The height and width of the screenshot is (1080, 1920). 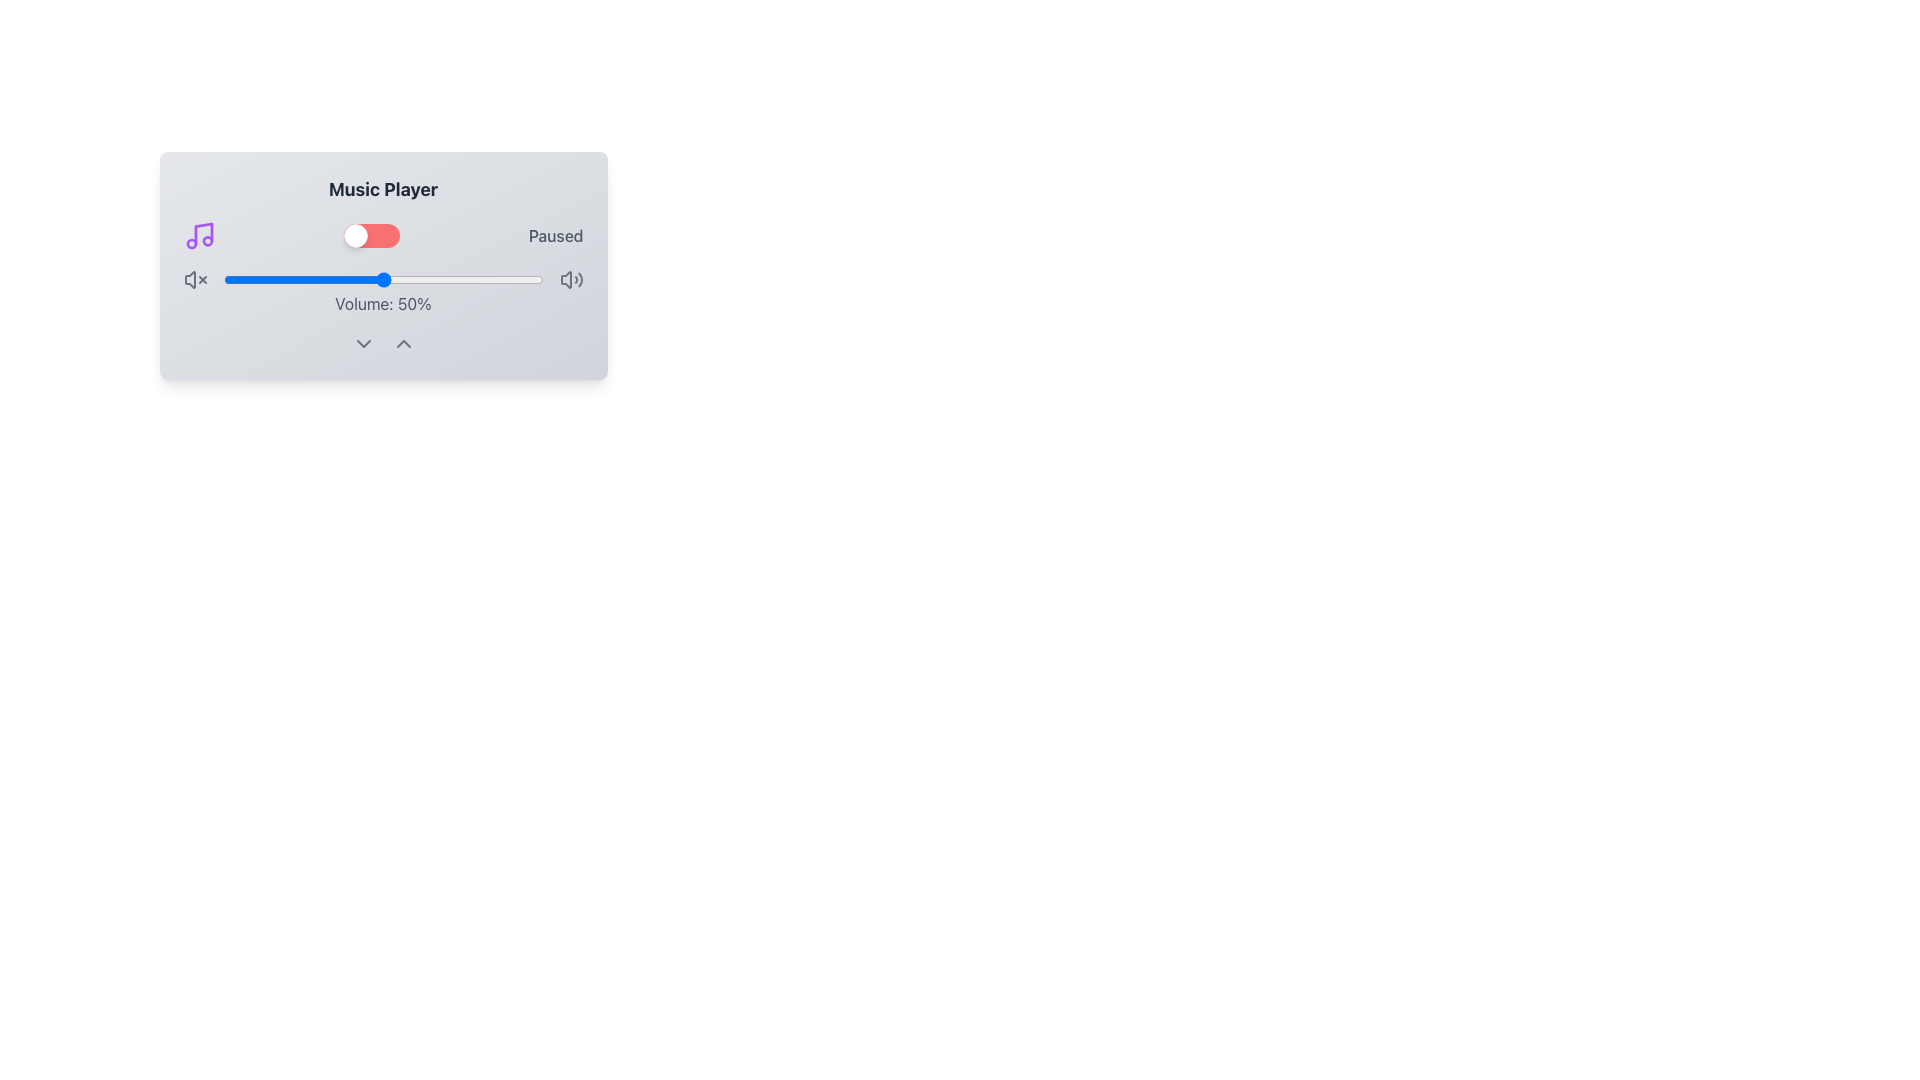 I want to click on the volume, so click(x=357, y=280).